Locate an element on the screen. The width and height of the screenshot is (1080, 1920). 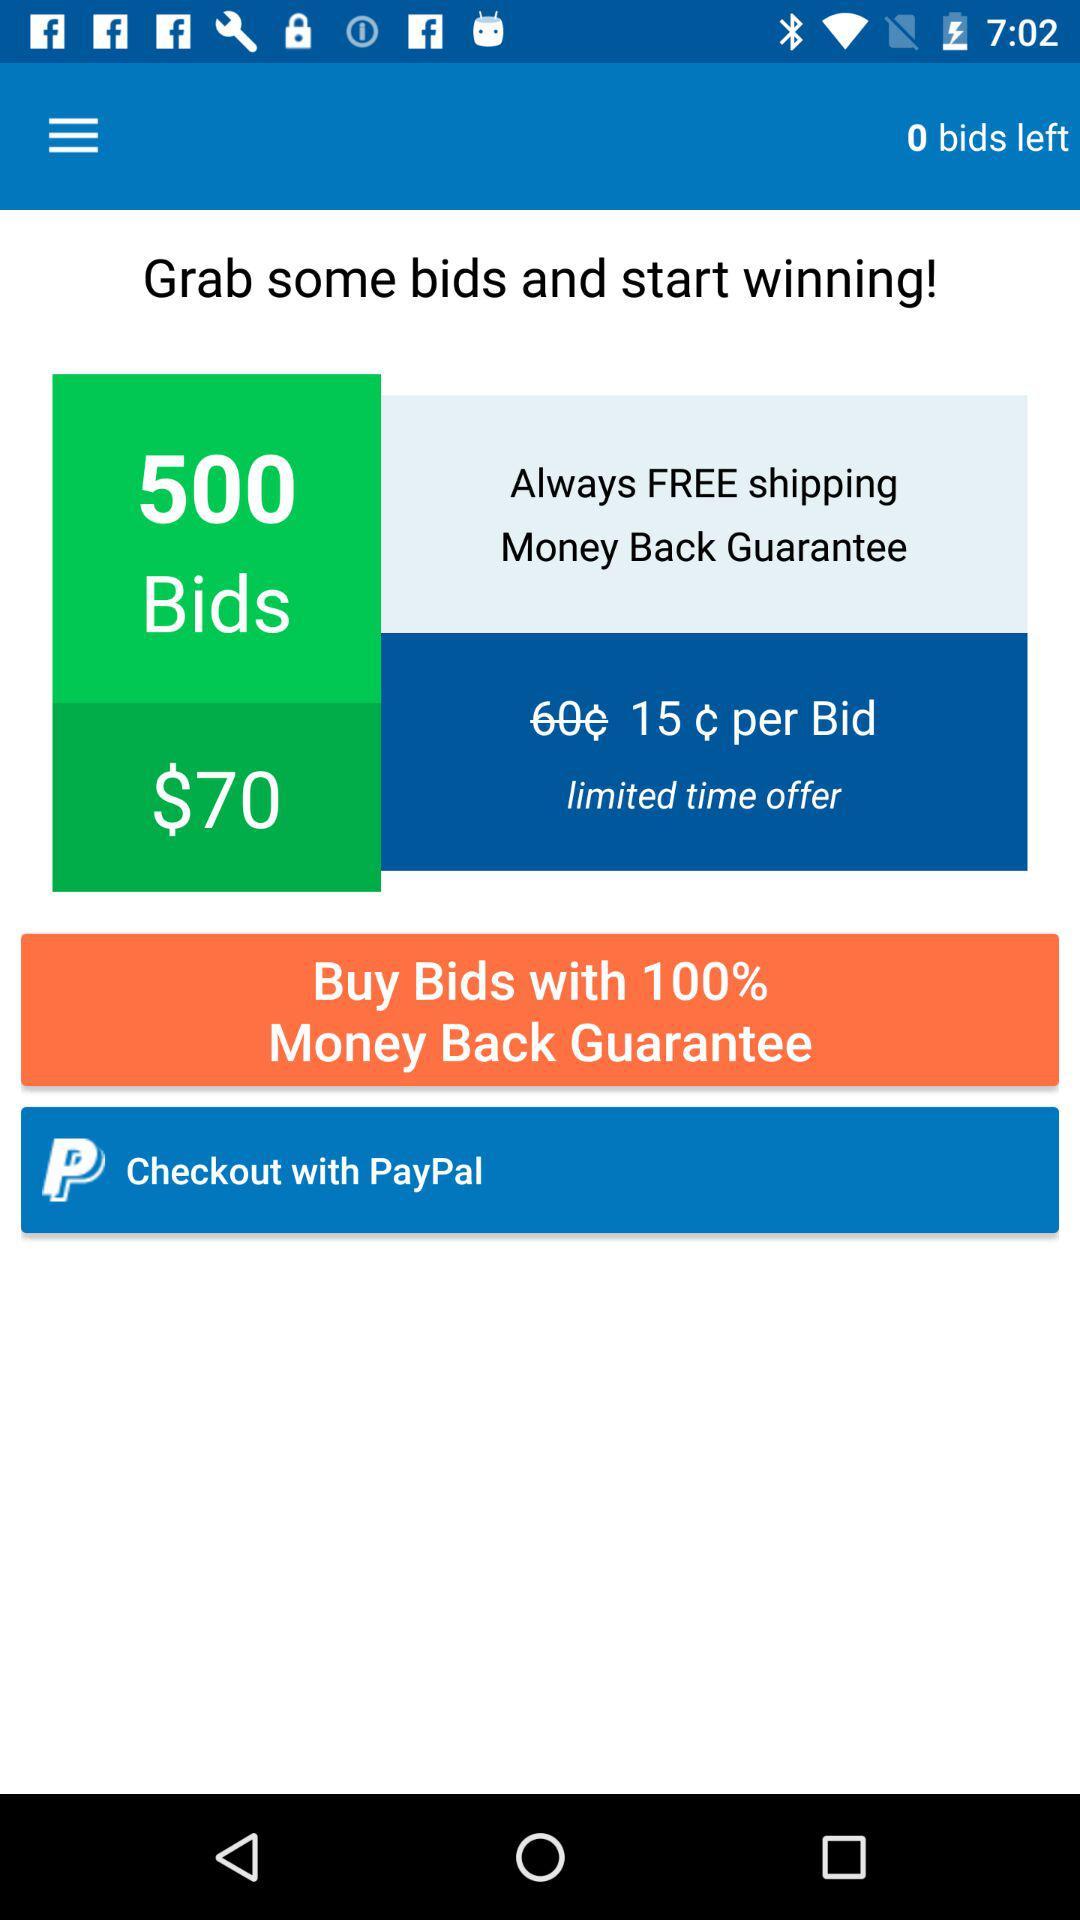
the text buy bids with 100 money back guarantee is located at coordinates (540, 1009).